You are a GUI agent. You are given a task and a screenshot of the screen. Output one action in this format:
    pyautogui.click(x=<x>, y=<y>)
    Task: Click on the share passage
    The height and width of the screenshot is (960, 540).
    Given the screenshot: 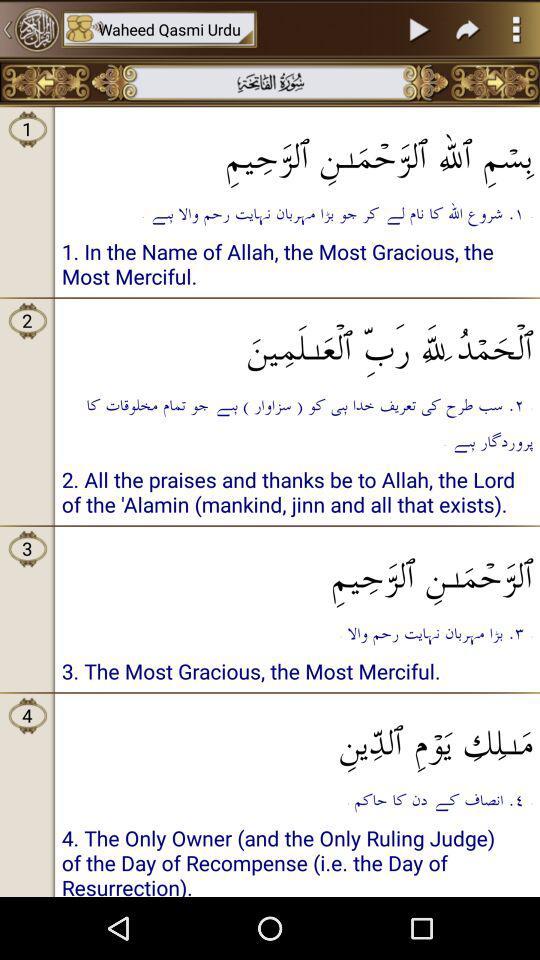 What is the action you would take?
    pyautogui.click(x=468, y=28)
    